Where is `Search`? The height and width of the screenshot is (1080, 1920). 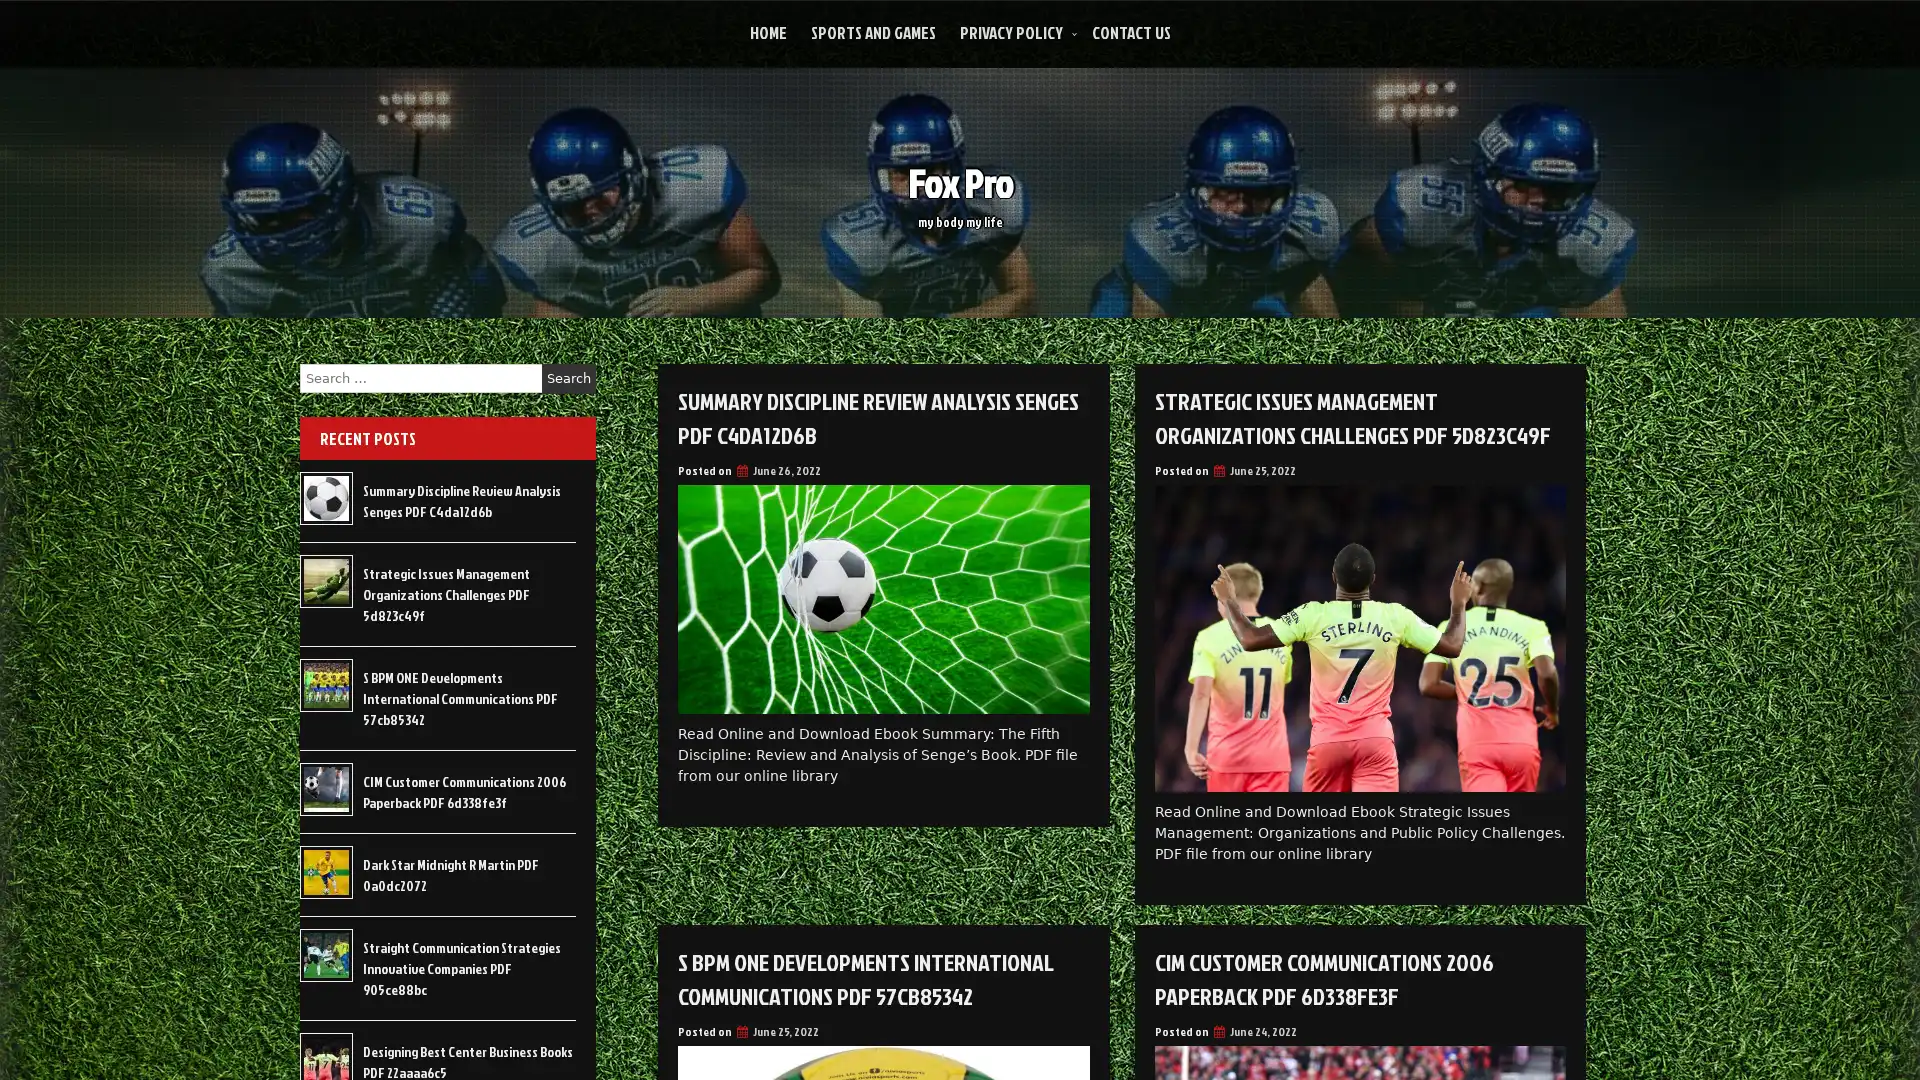 Search is located at coordinates (568, 378).